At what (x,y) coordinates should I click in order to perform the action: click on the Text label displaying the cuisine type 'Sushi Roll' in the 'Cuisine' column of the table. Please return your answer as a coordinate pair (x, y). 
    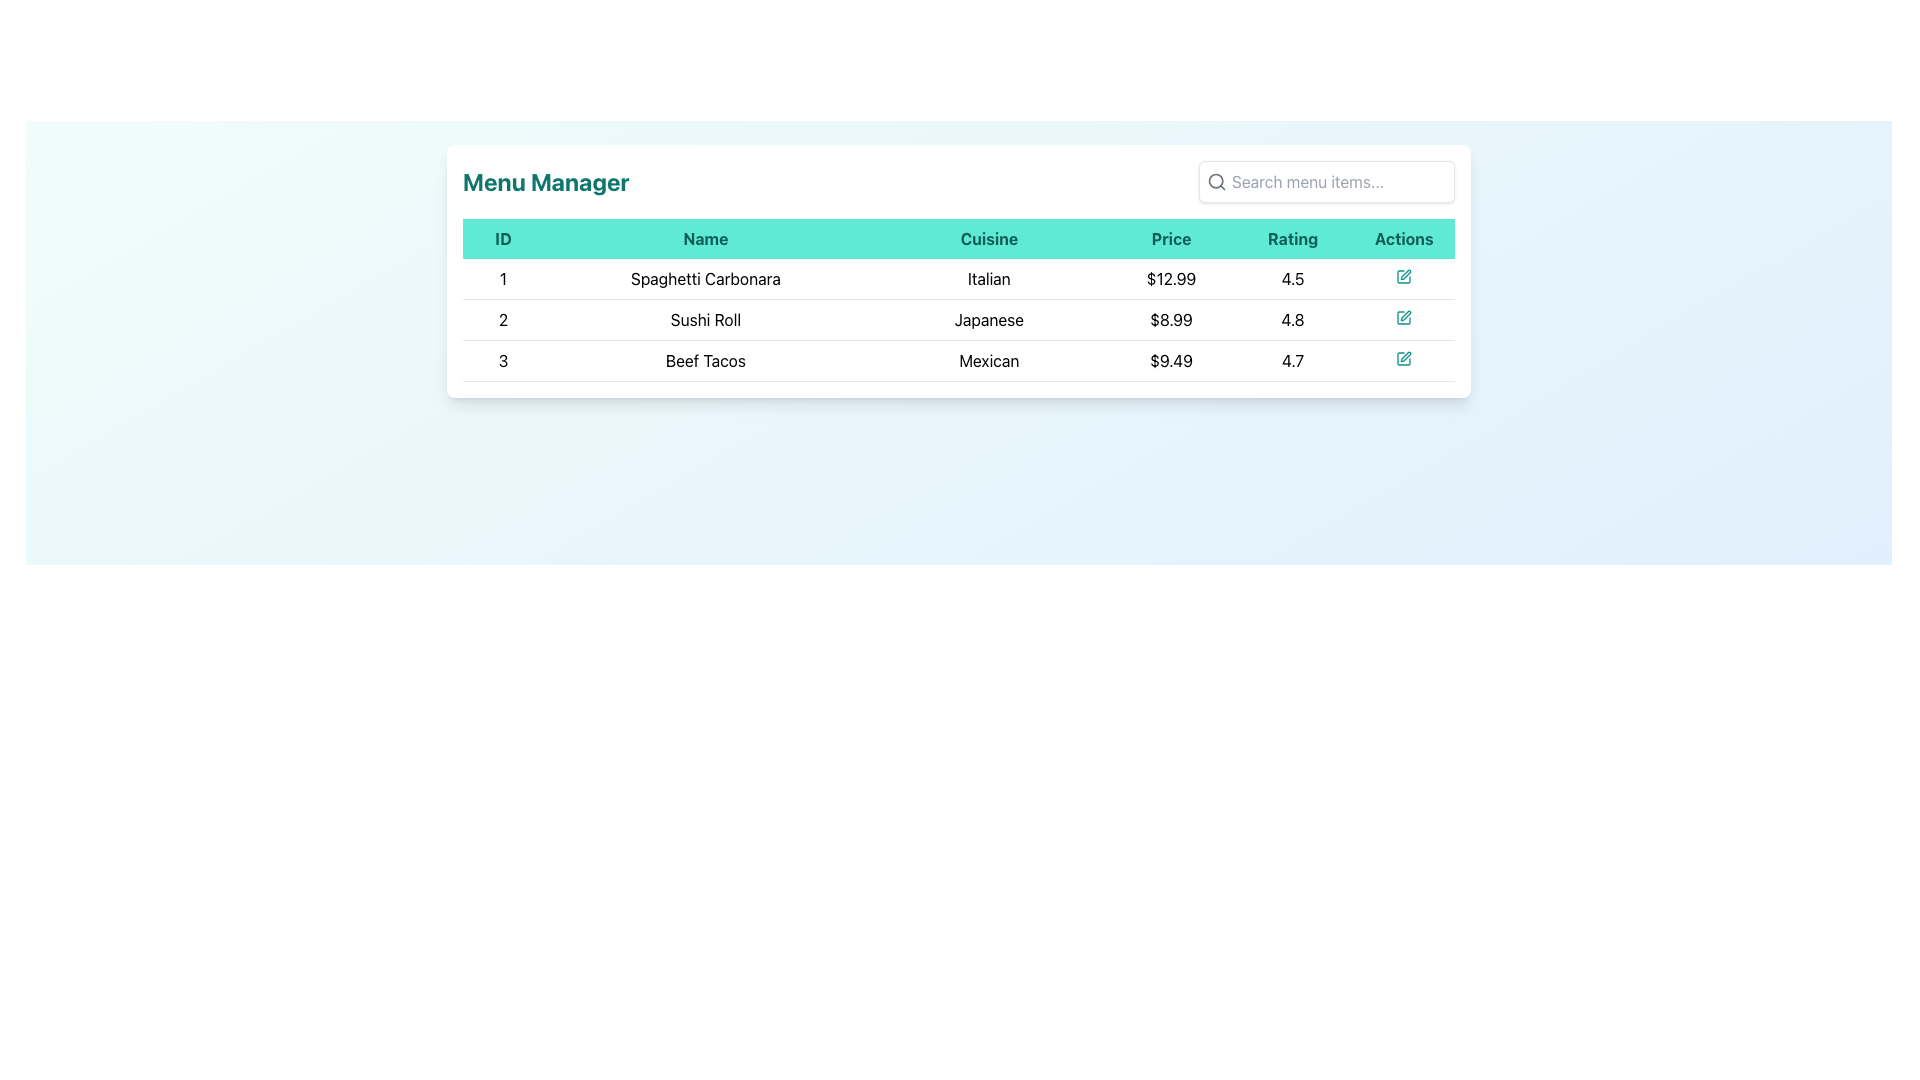
    Looking at the image, I should click on (989, 319).